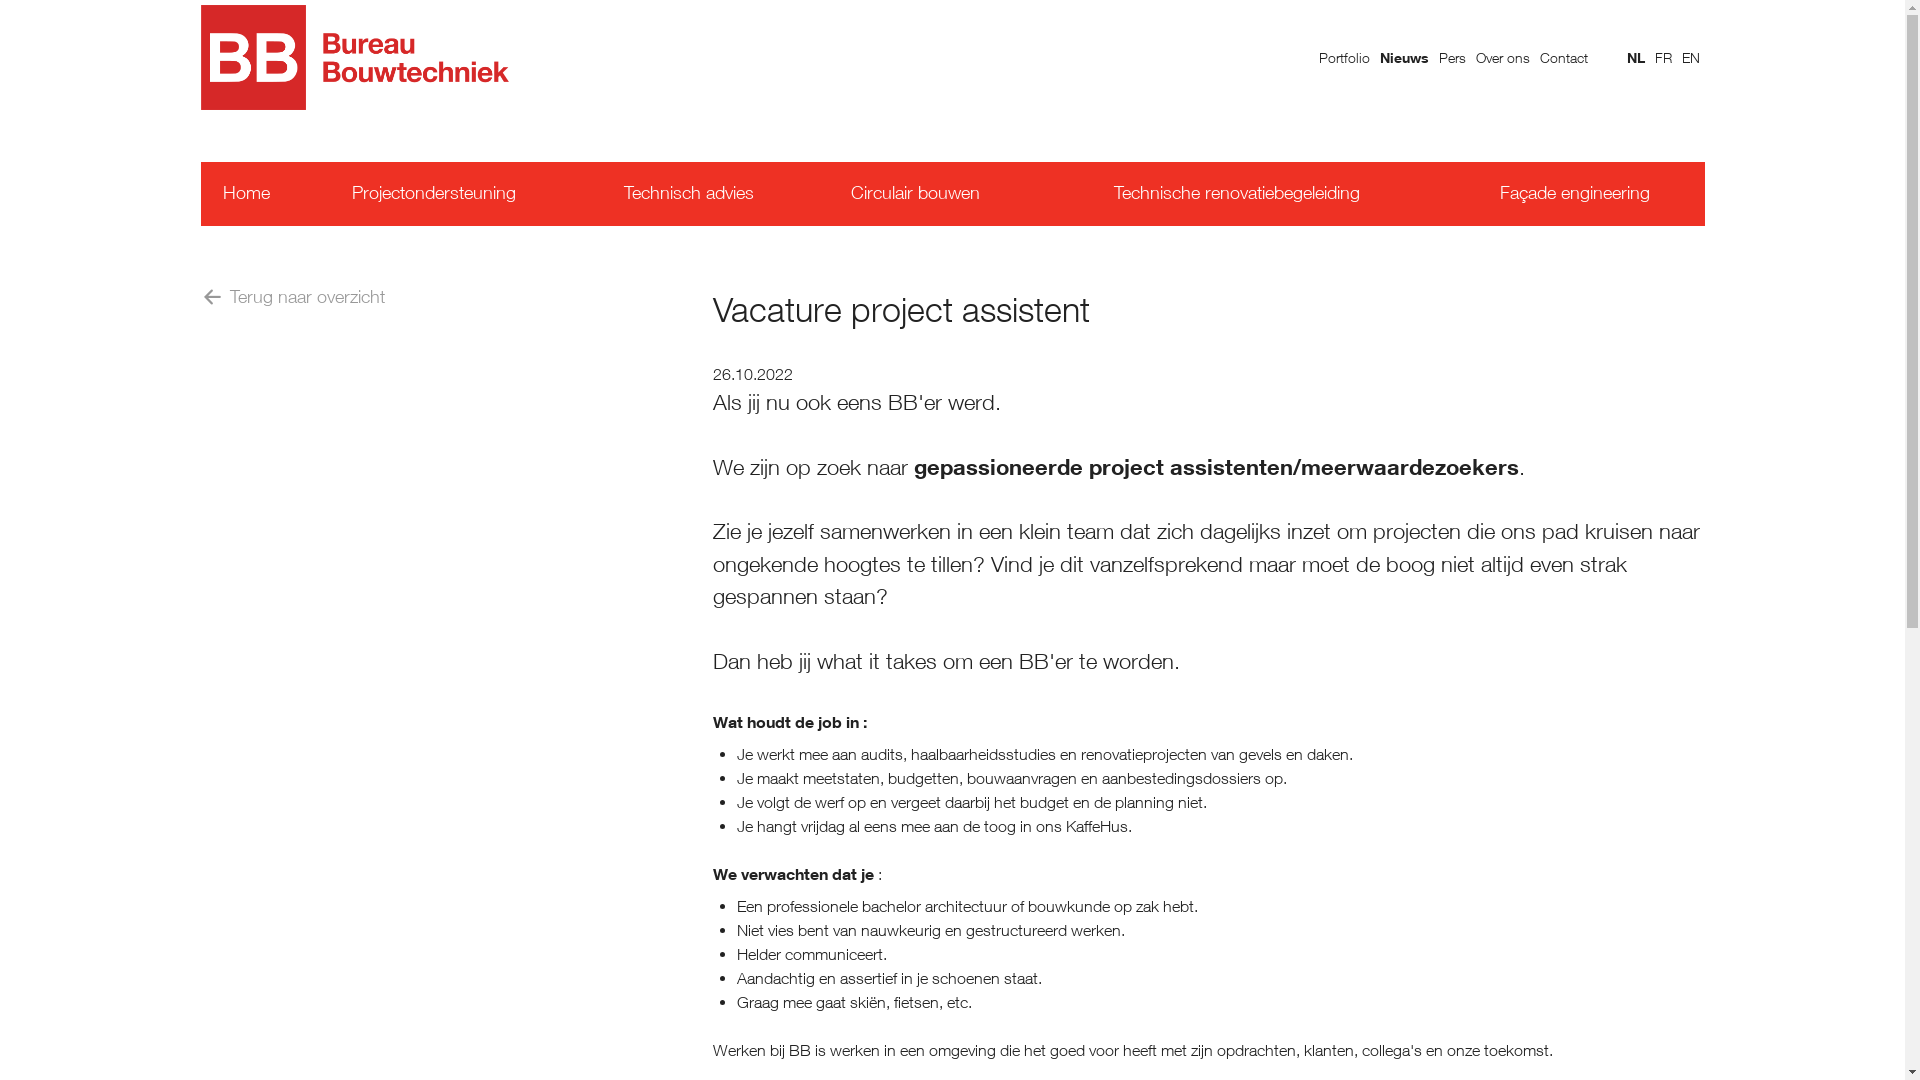 The height and width of the screenshot is (1080, 1920). I want to click on 'Portfolio', so click(1344, 56).